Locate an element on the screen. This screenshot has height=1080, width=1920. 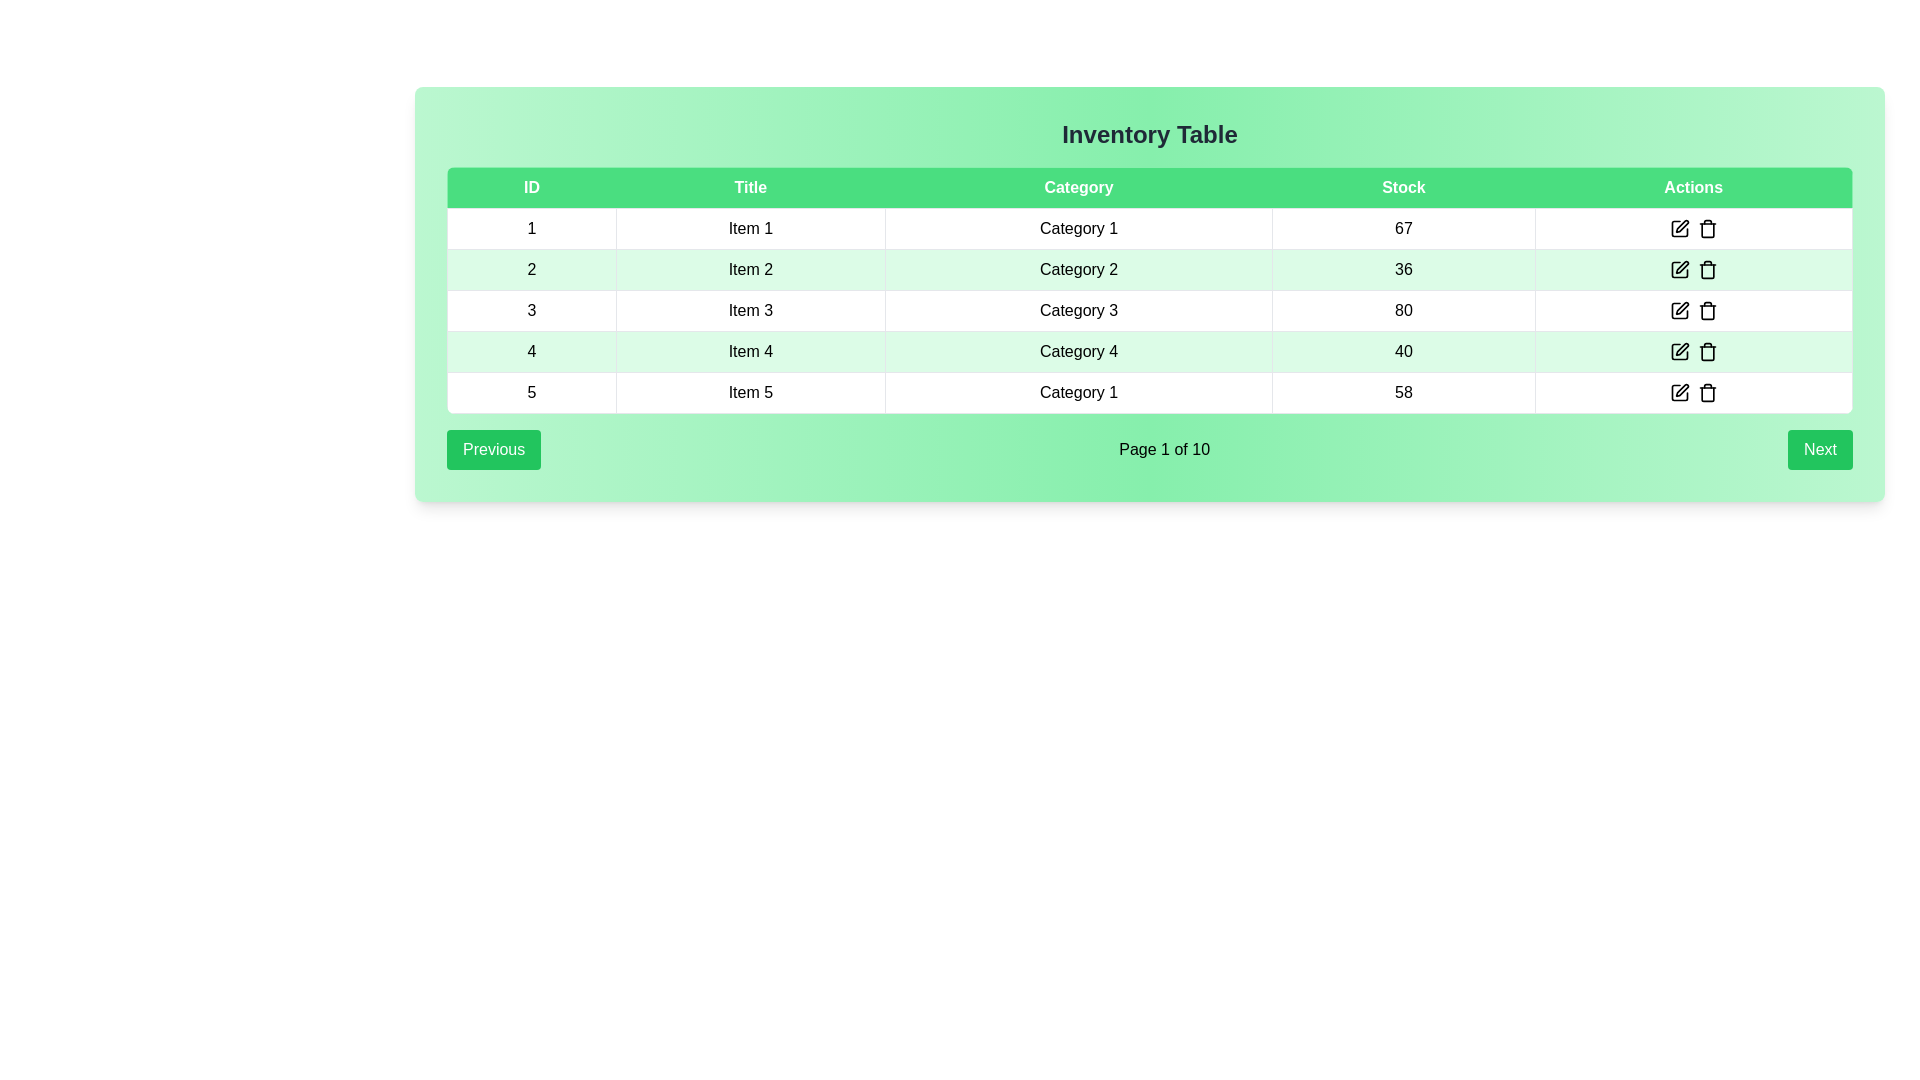
the trash bin icon button in the 'Actions' column is located at coordinates (1706, 311).